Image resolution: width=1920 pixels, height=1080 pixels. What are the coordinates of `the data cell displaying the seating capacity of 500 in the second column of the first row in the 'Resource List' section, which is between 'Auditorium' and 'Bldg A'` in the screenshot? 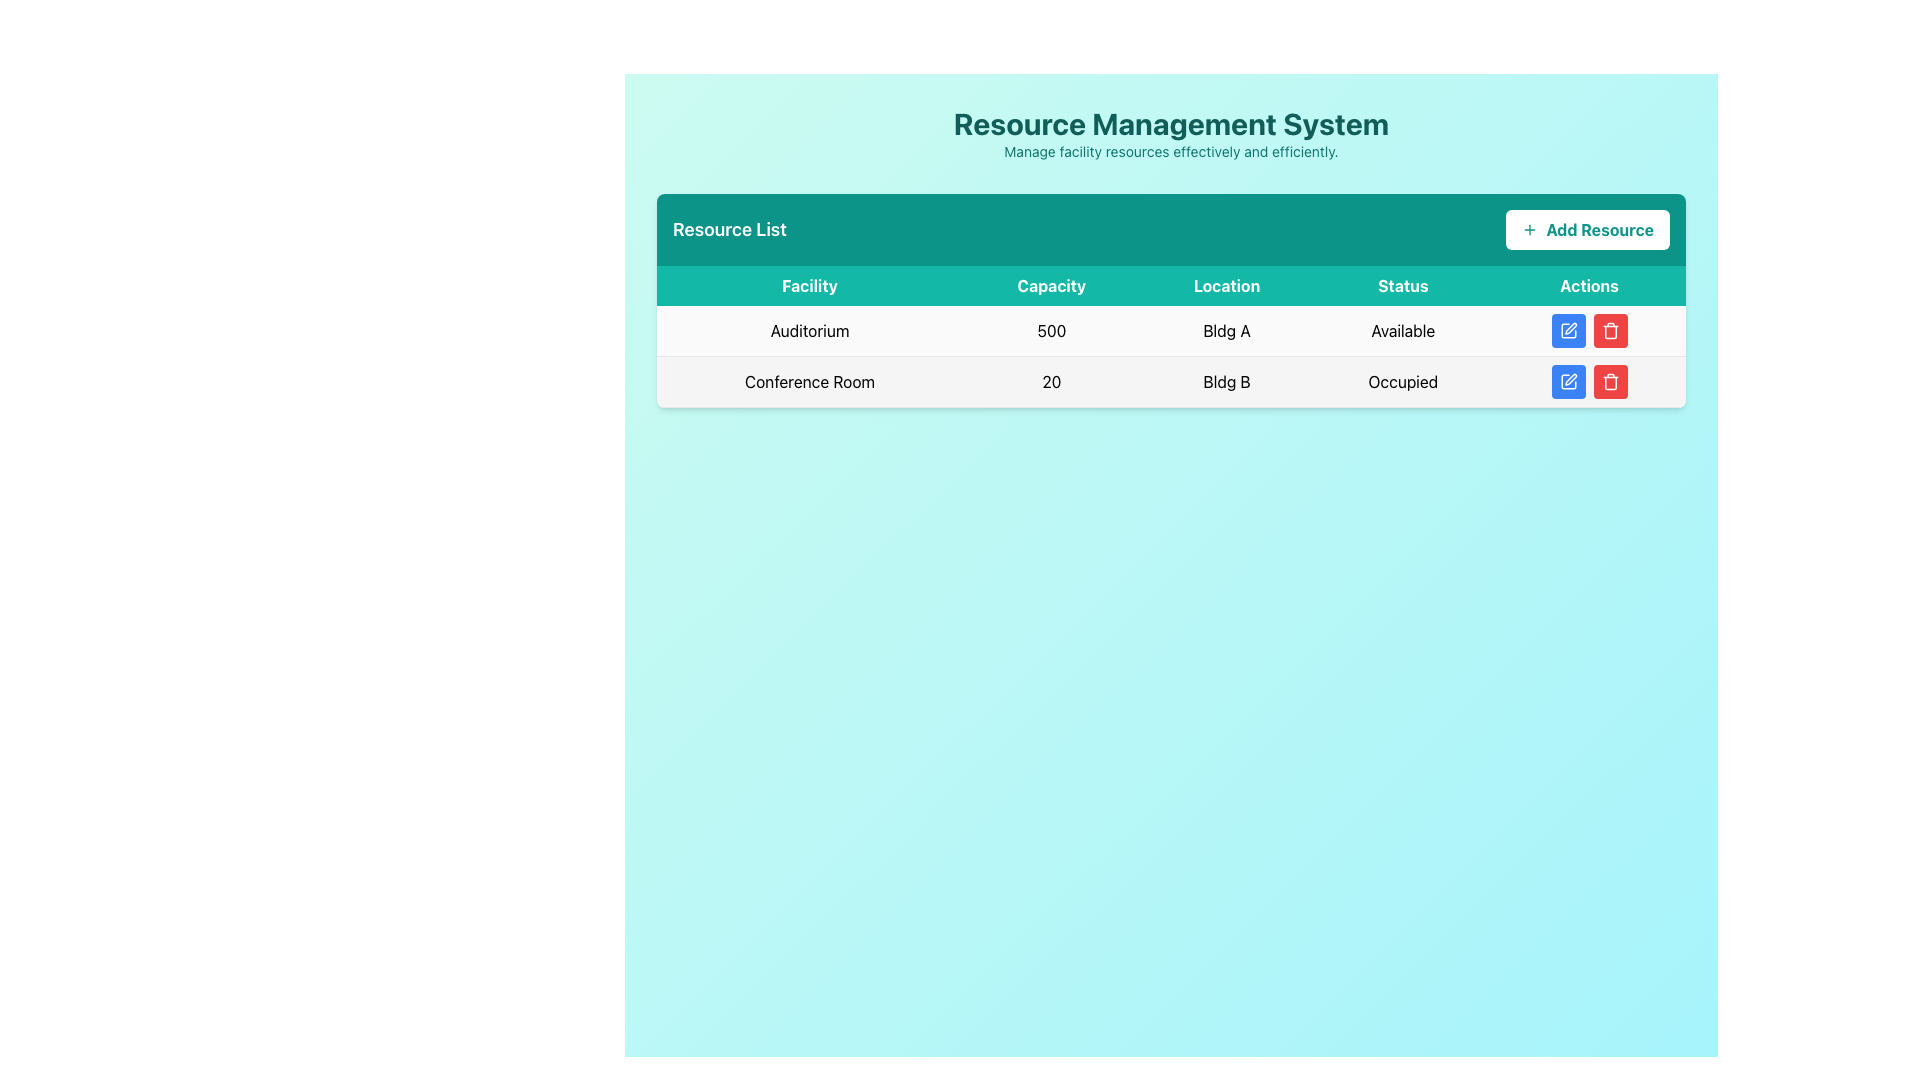 It's located at (1050, 330).